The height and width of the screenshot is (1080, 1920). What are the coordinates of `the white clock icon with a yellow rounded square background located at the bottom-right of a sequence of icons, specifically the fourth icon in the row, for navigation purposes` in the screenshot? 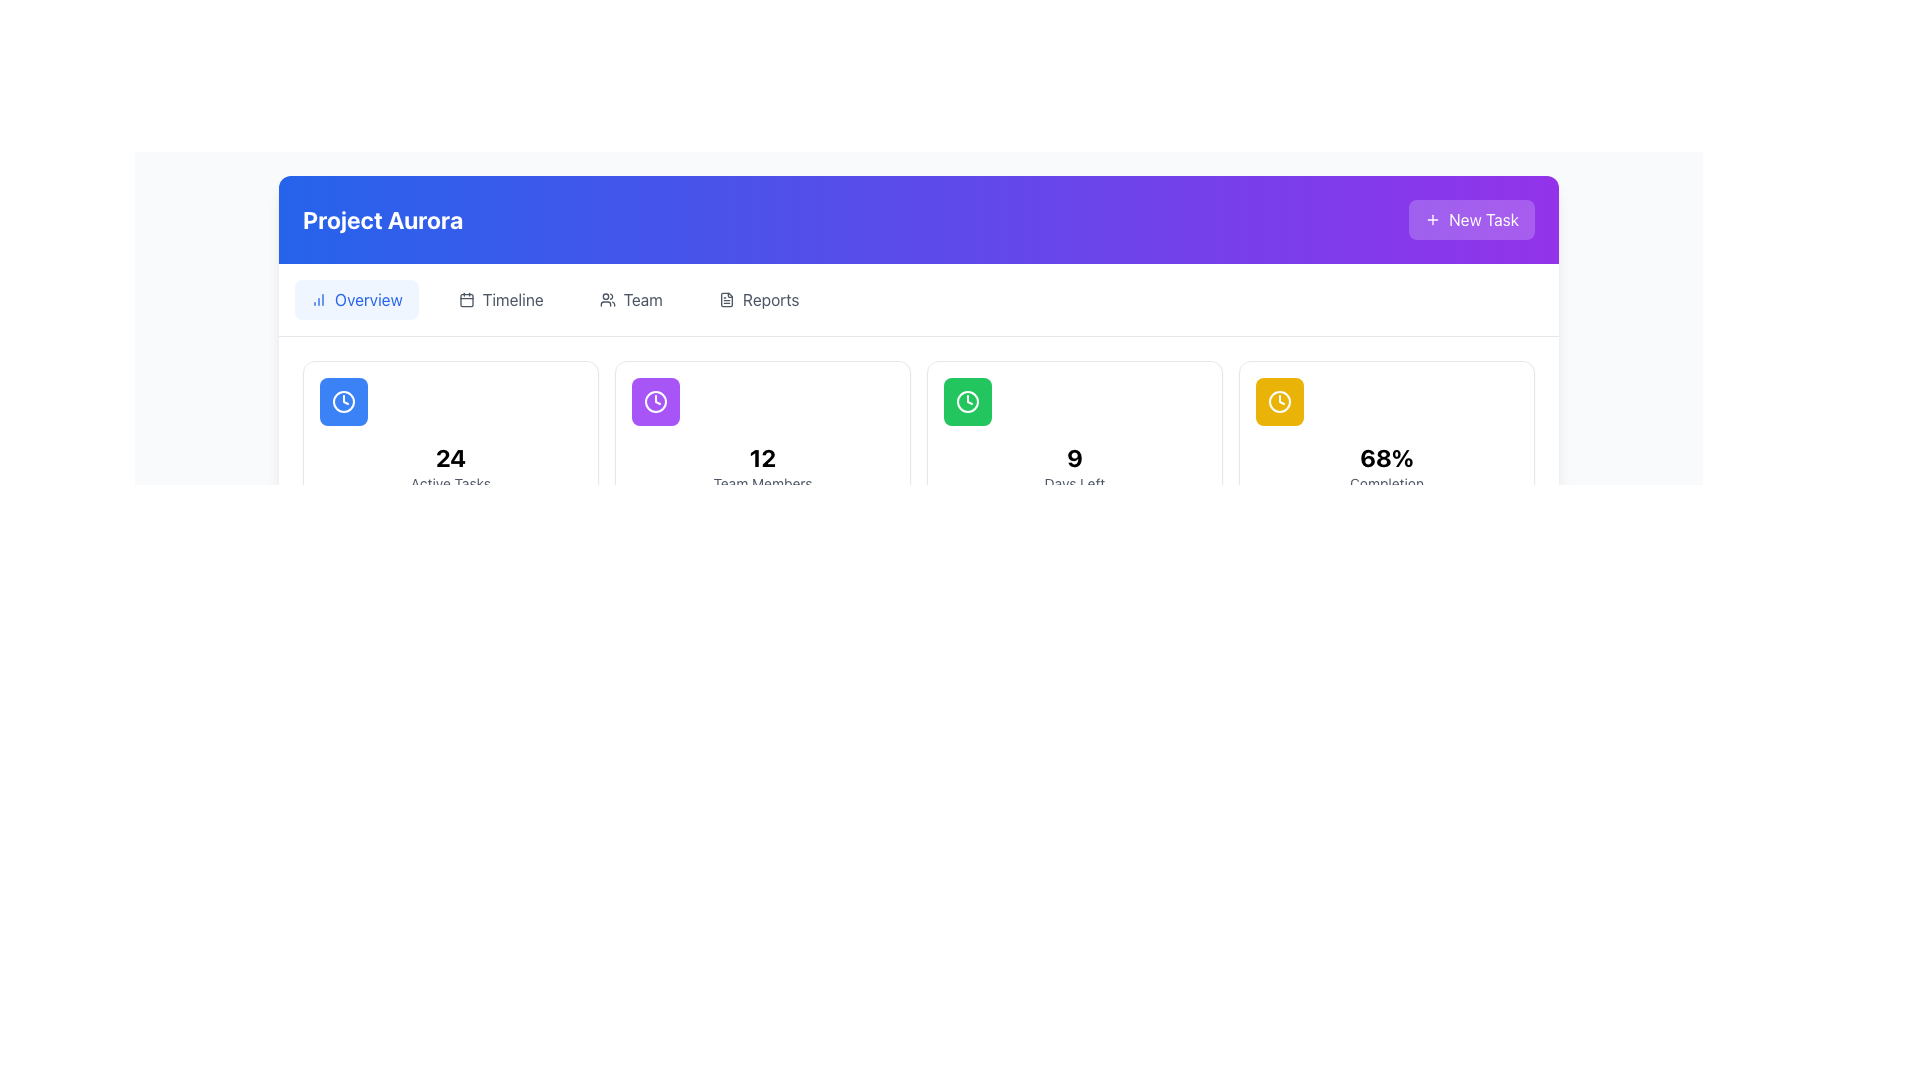 It's located at (1280, 401).